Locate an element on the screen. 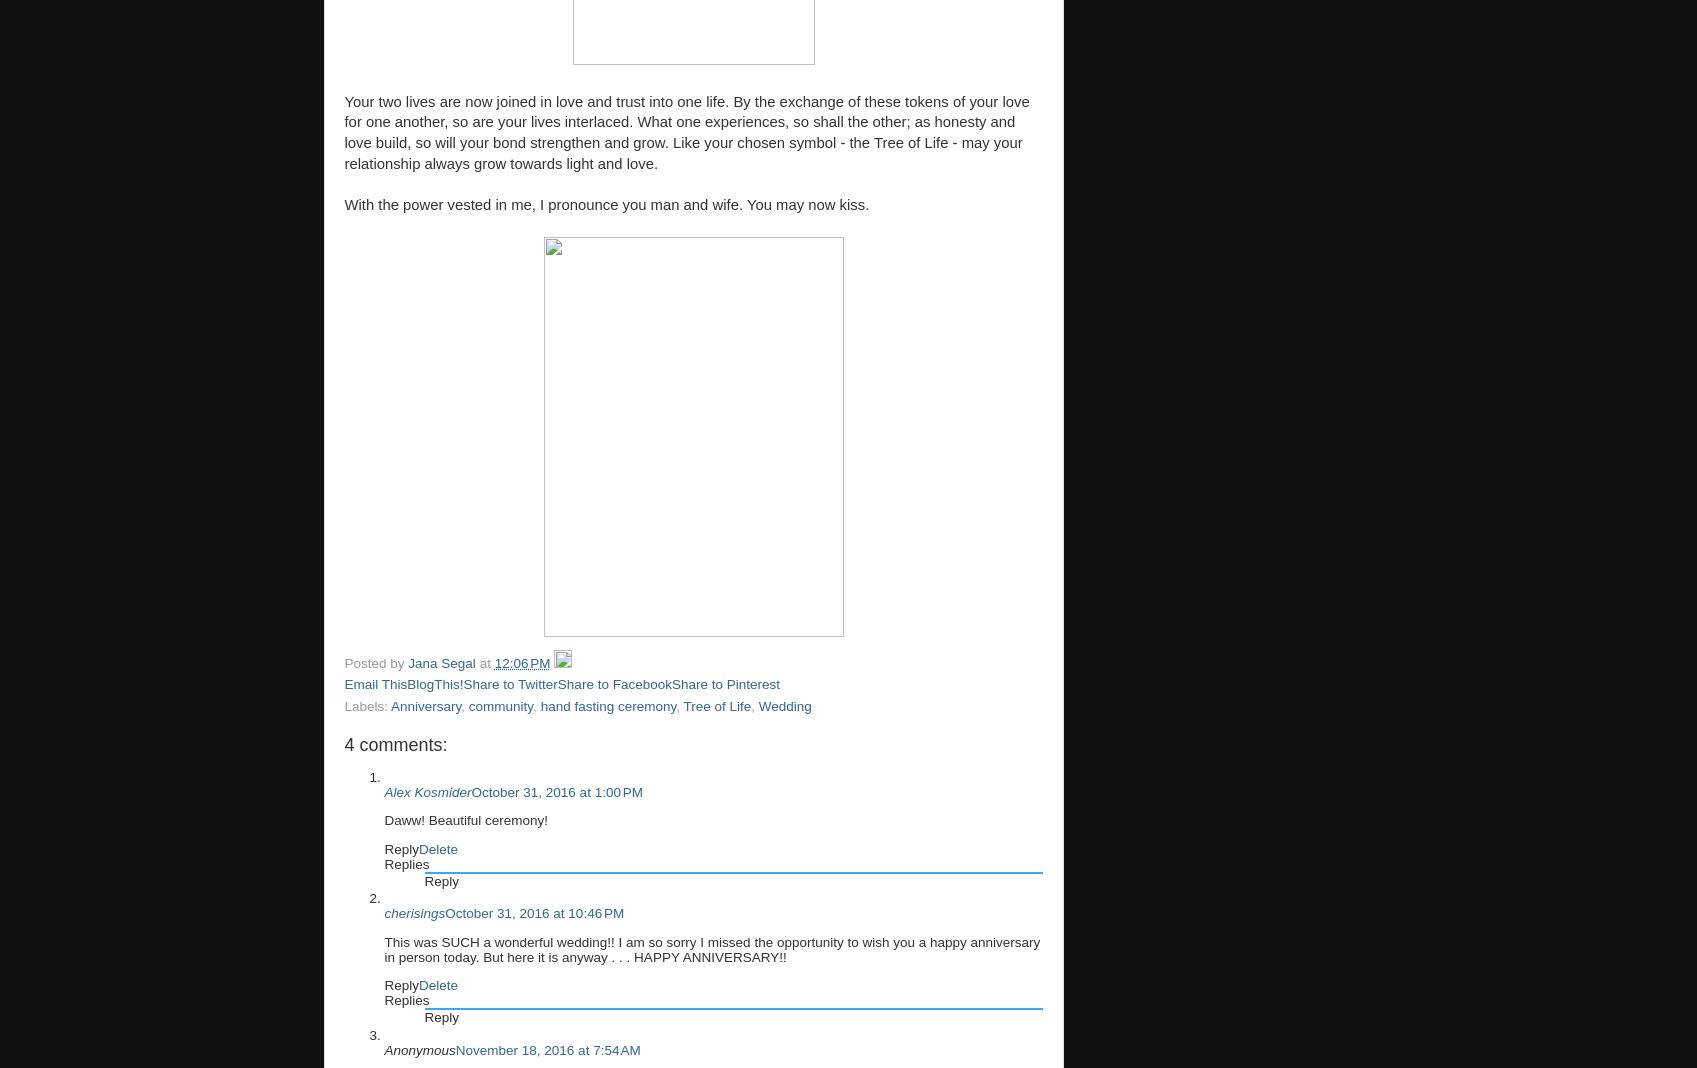 This screenshot has width=1697, height=1068. 'Posted by' is located at coordinates (343, 661).